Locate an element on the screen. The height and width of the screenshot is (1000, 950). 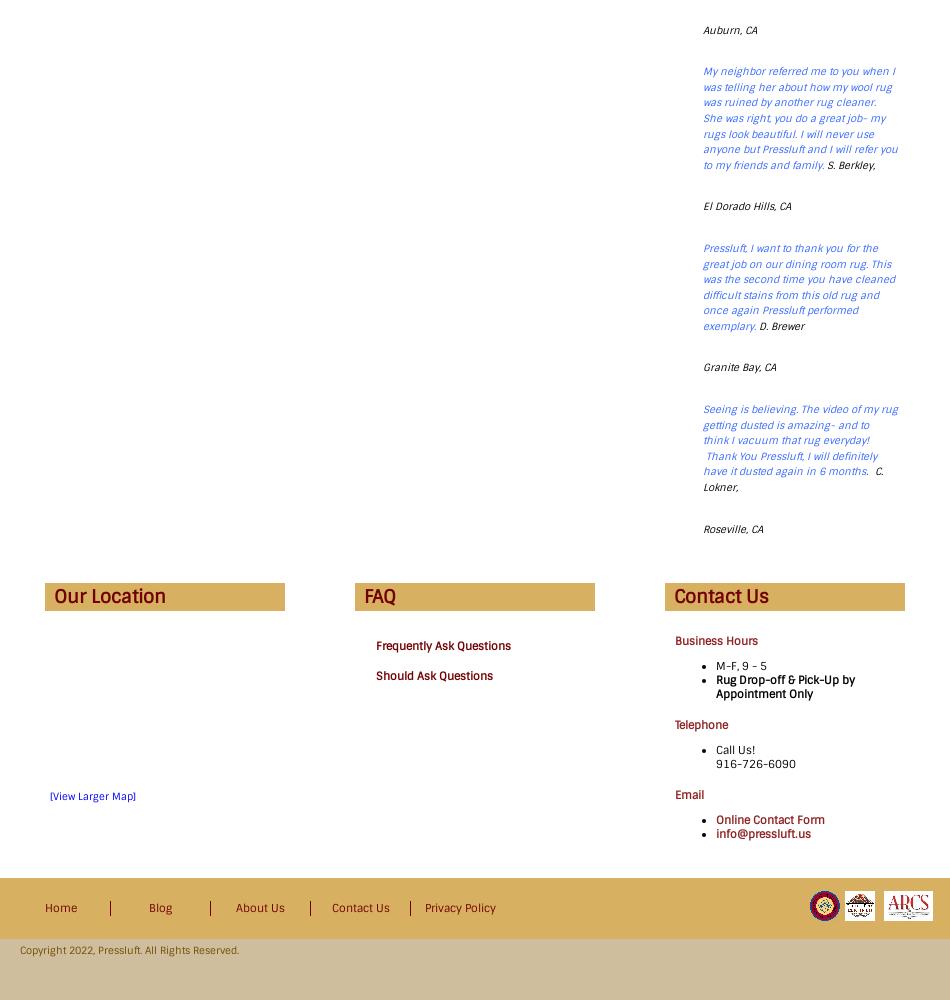
'M-F, 9 - 5' is located at coordinates (740, 665).